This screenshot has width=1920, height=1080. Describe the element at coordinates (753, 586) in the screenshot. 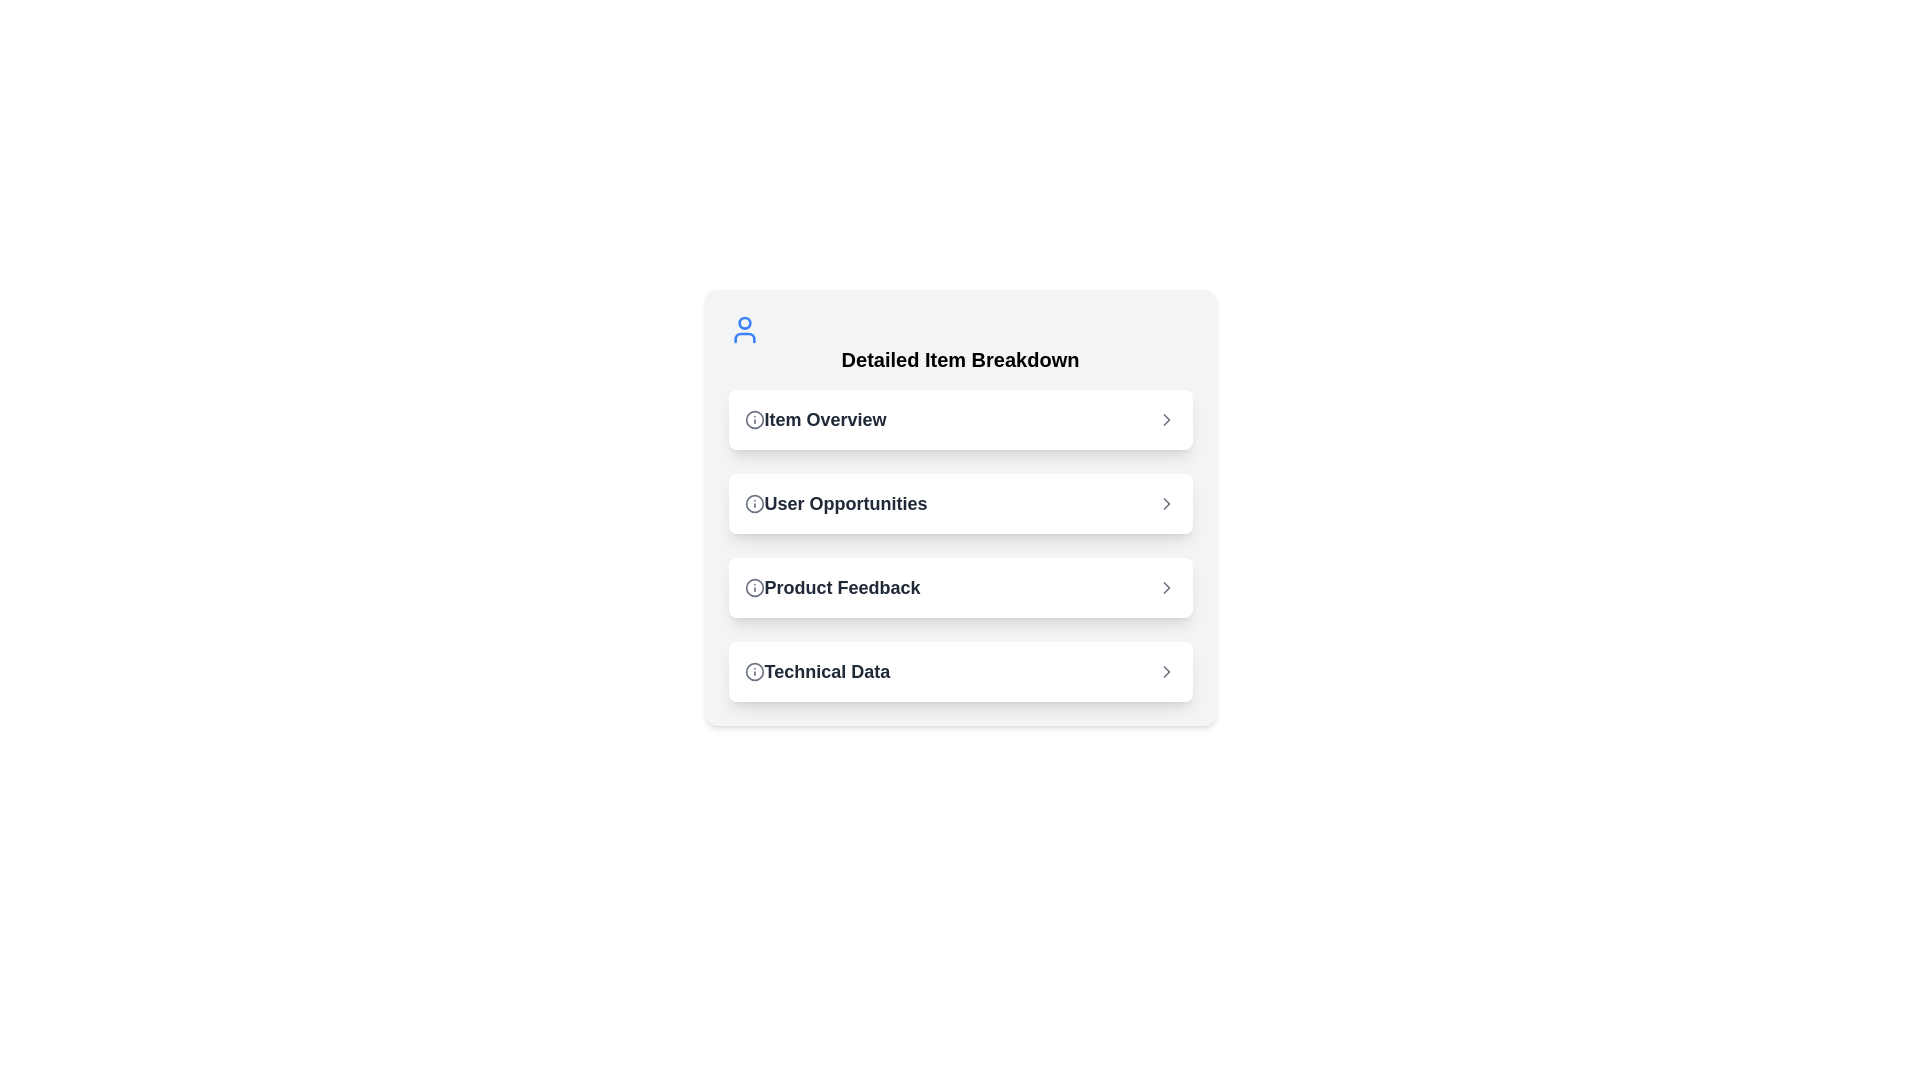

I see `the informational icon with an 'i' symbol, which is gray in color and located to the left of the 'Product Feedback' text in the 'Detailed Item Breakdown' section` at that location.